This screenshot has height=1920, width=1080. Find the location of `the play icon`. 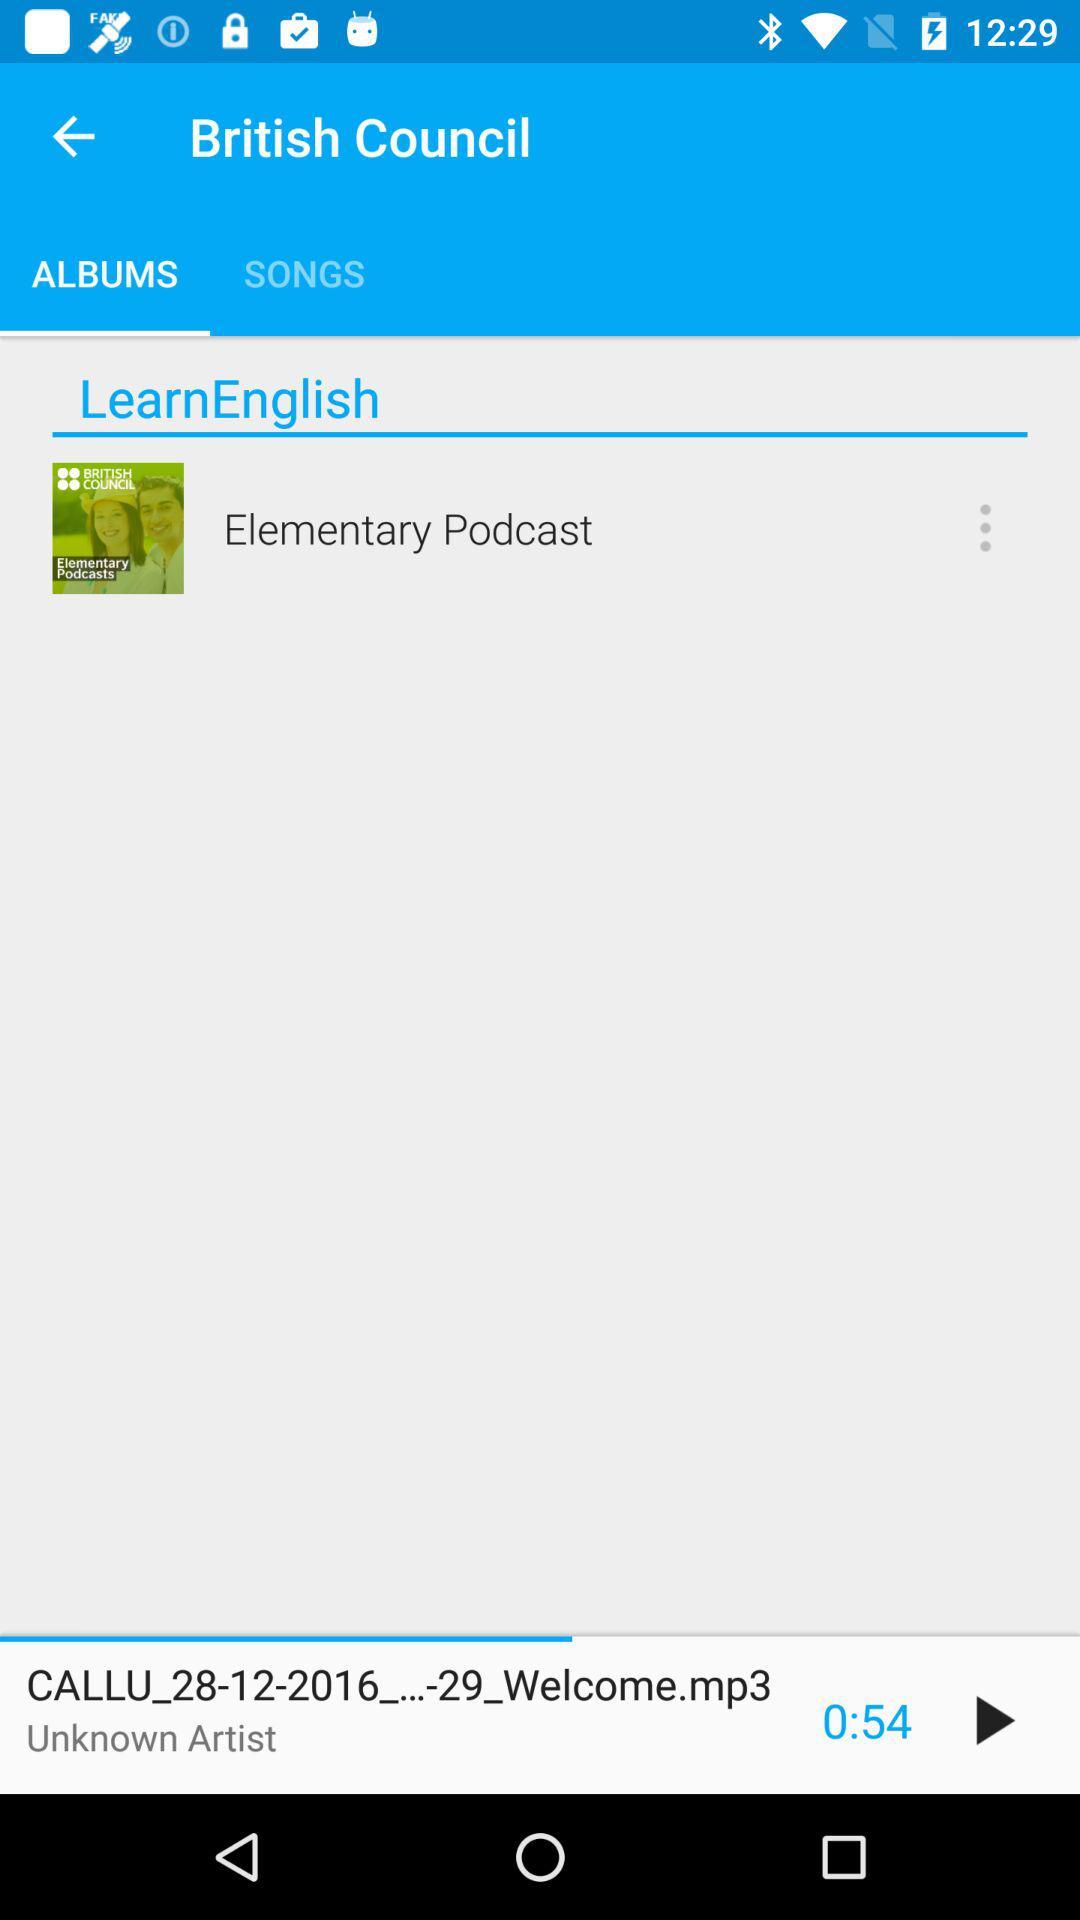

the play icon is located at coordinates (995, 1719).